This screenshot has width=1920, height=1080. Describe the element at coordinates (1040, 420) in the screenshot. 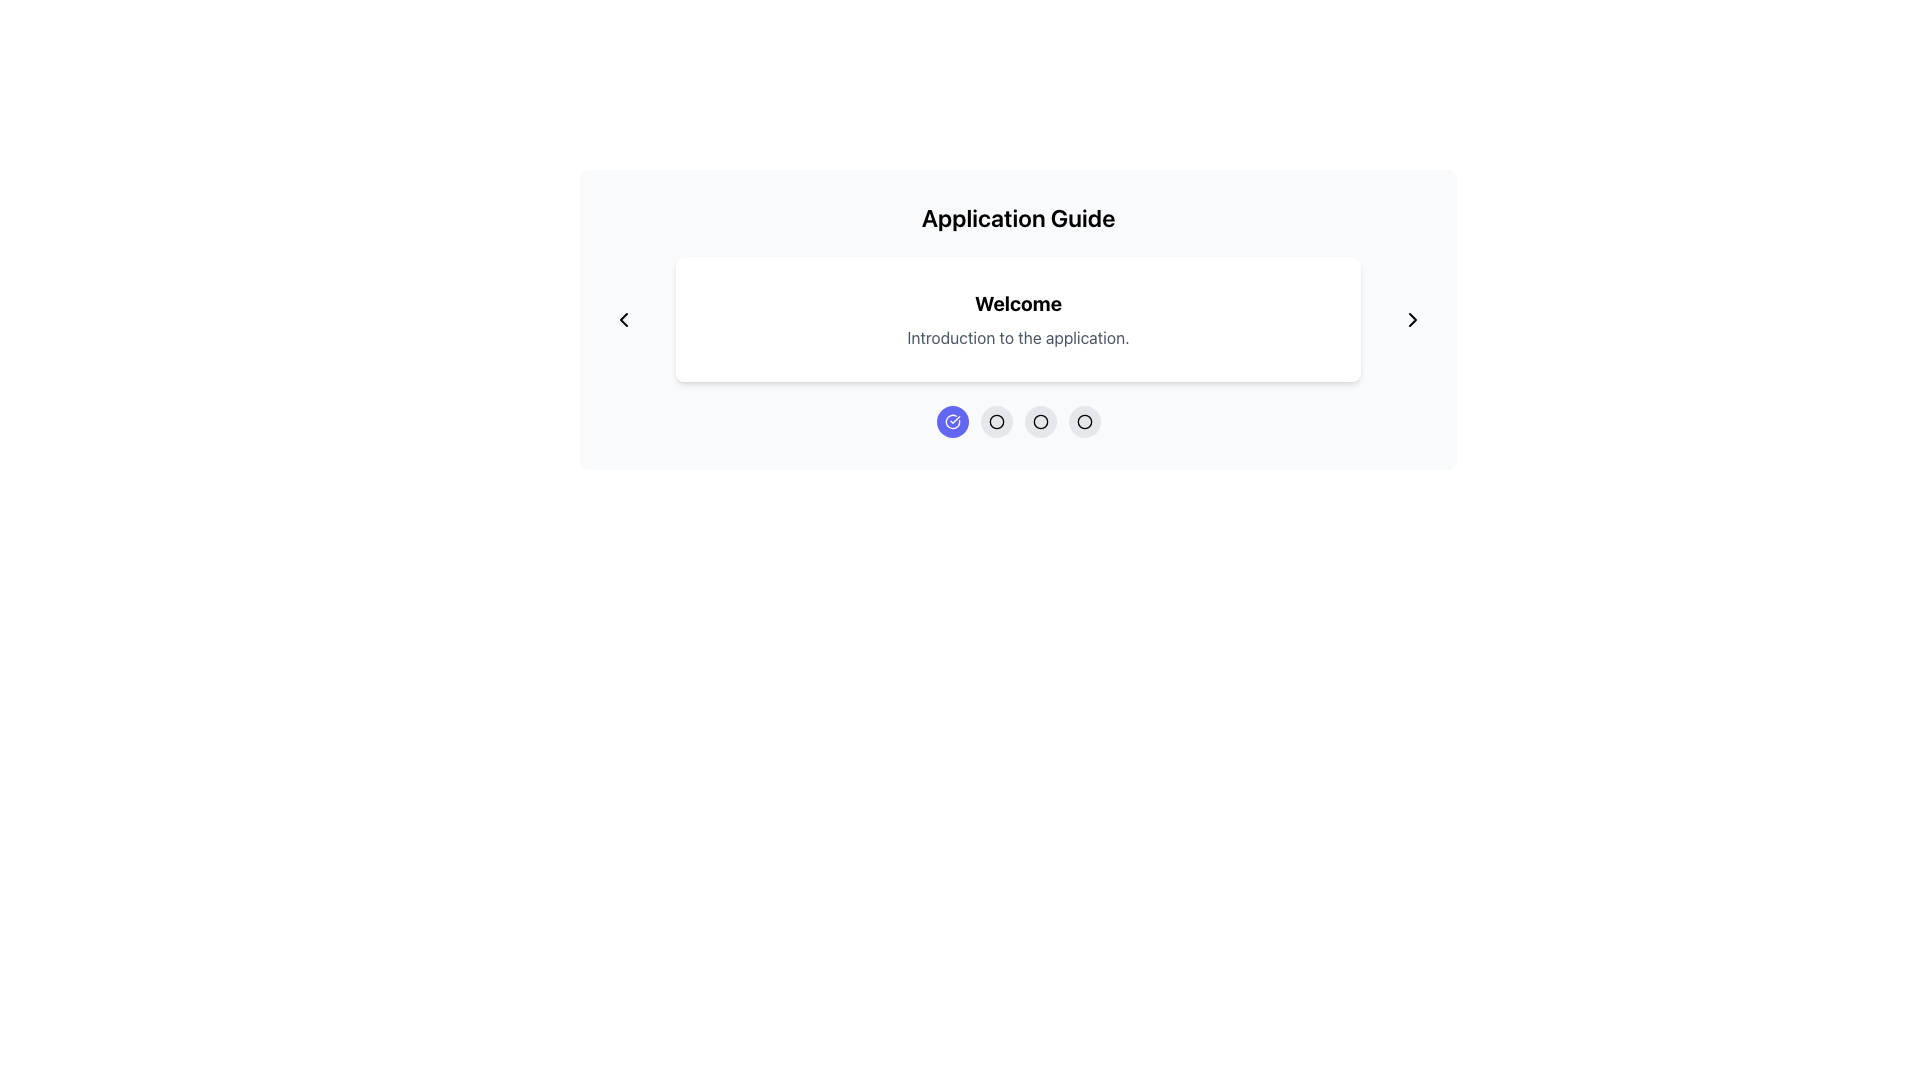

I see `the third circular button with a gray background and a black border below the 'Application Guide' heading` at that location.